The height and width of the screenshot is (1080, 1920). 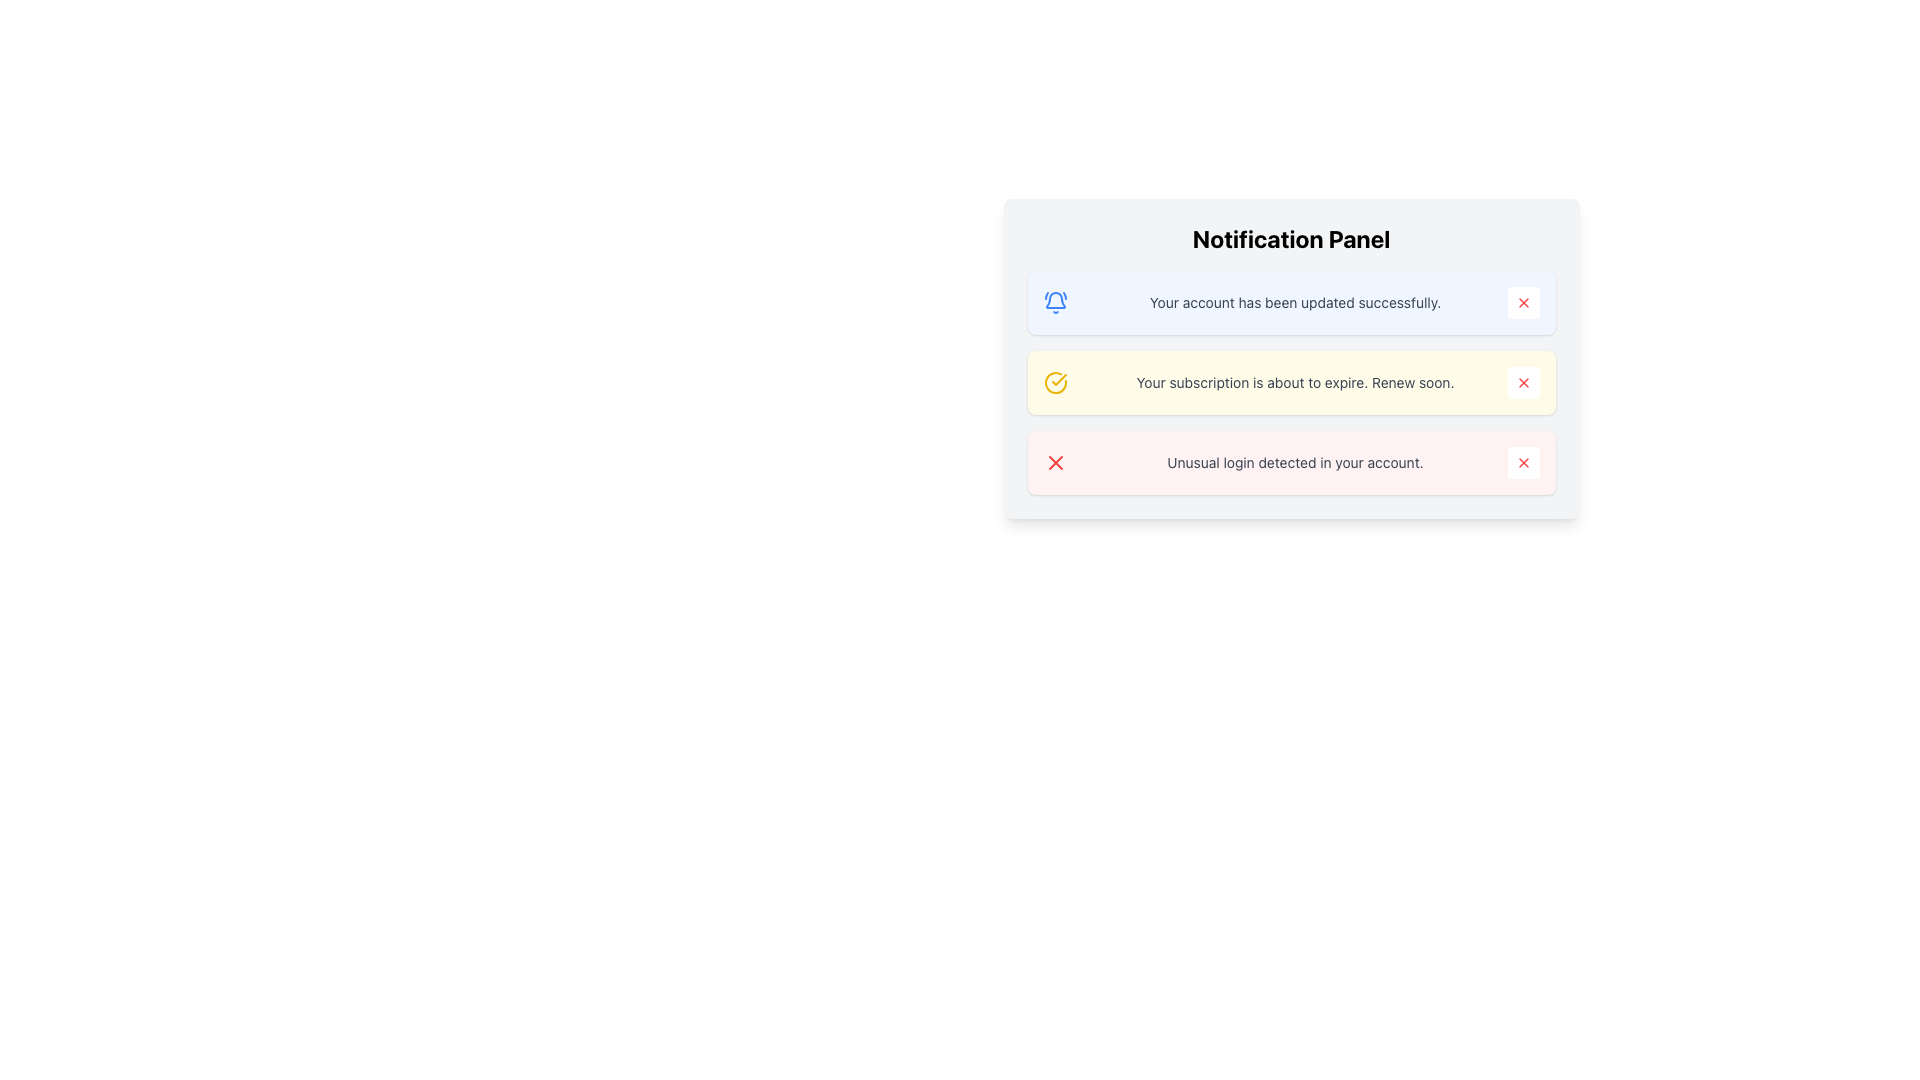 What do you see at coordinates (1058, 380) in the screenshot?
I see `the checkmark icon located to the left of the notification message 'Your subscription is about to expire. Renew soon.' in the second notification item` at bounding box center [1058, 380].